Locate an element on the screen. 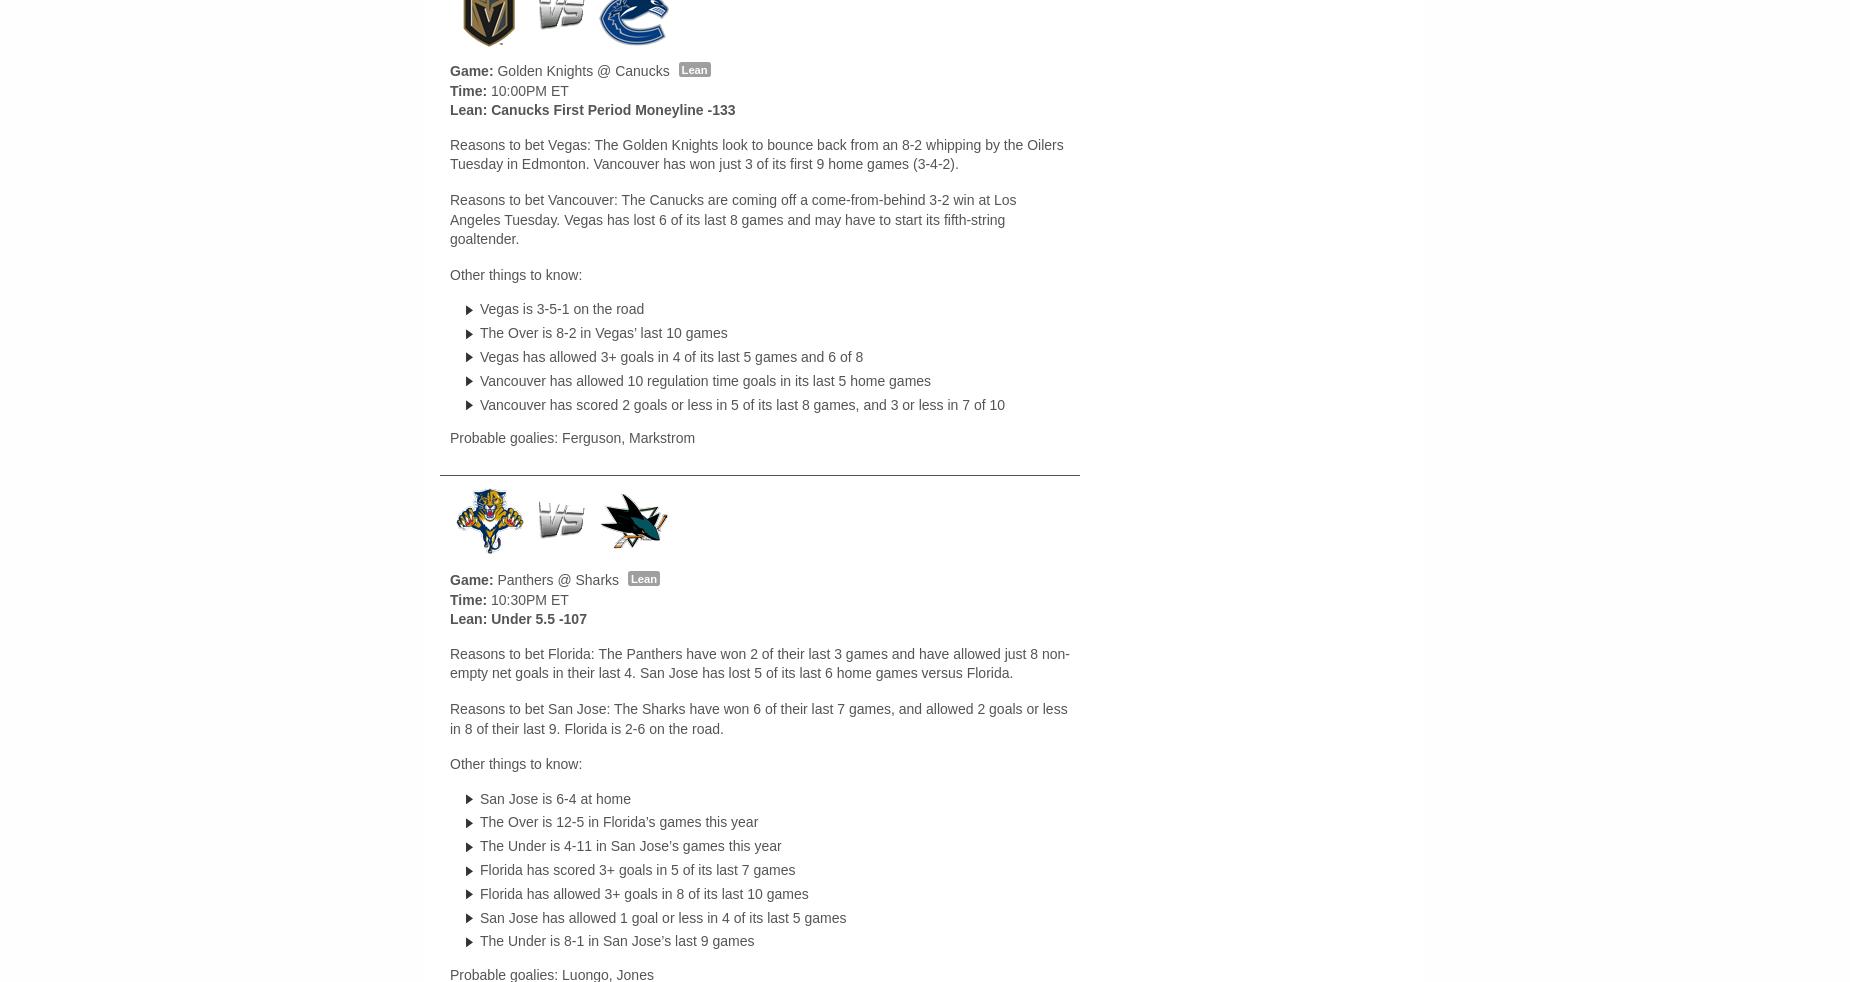  'Probable goalies: Ferguson, Markstrom' is located at coordinates (572, 437).